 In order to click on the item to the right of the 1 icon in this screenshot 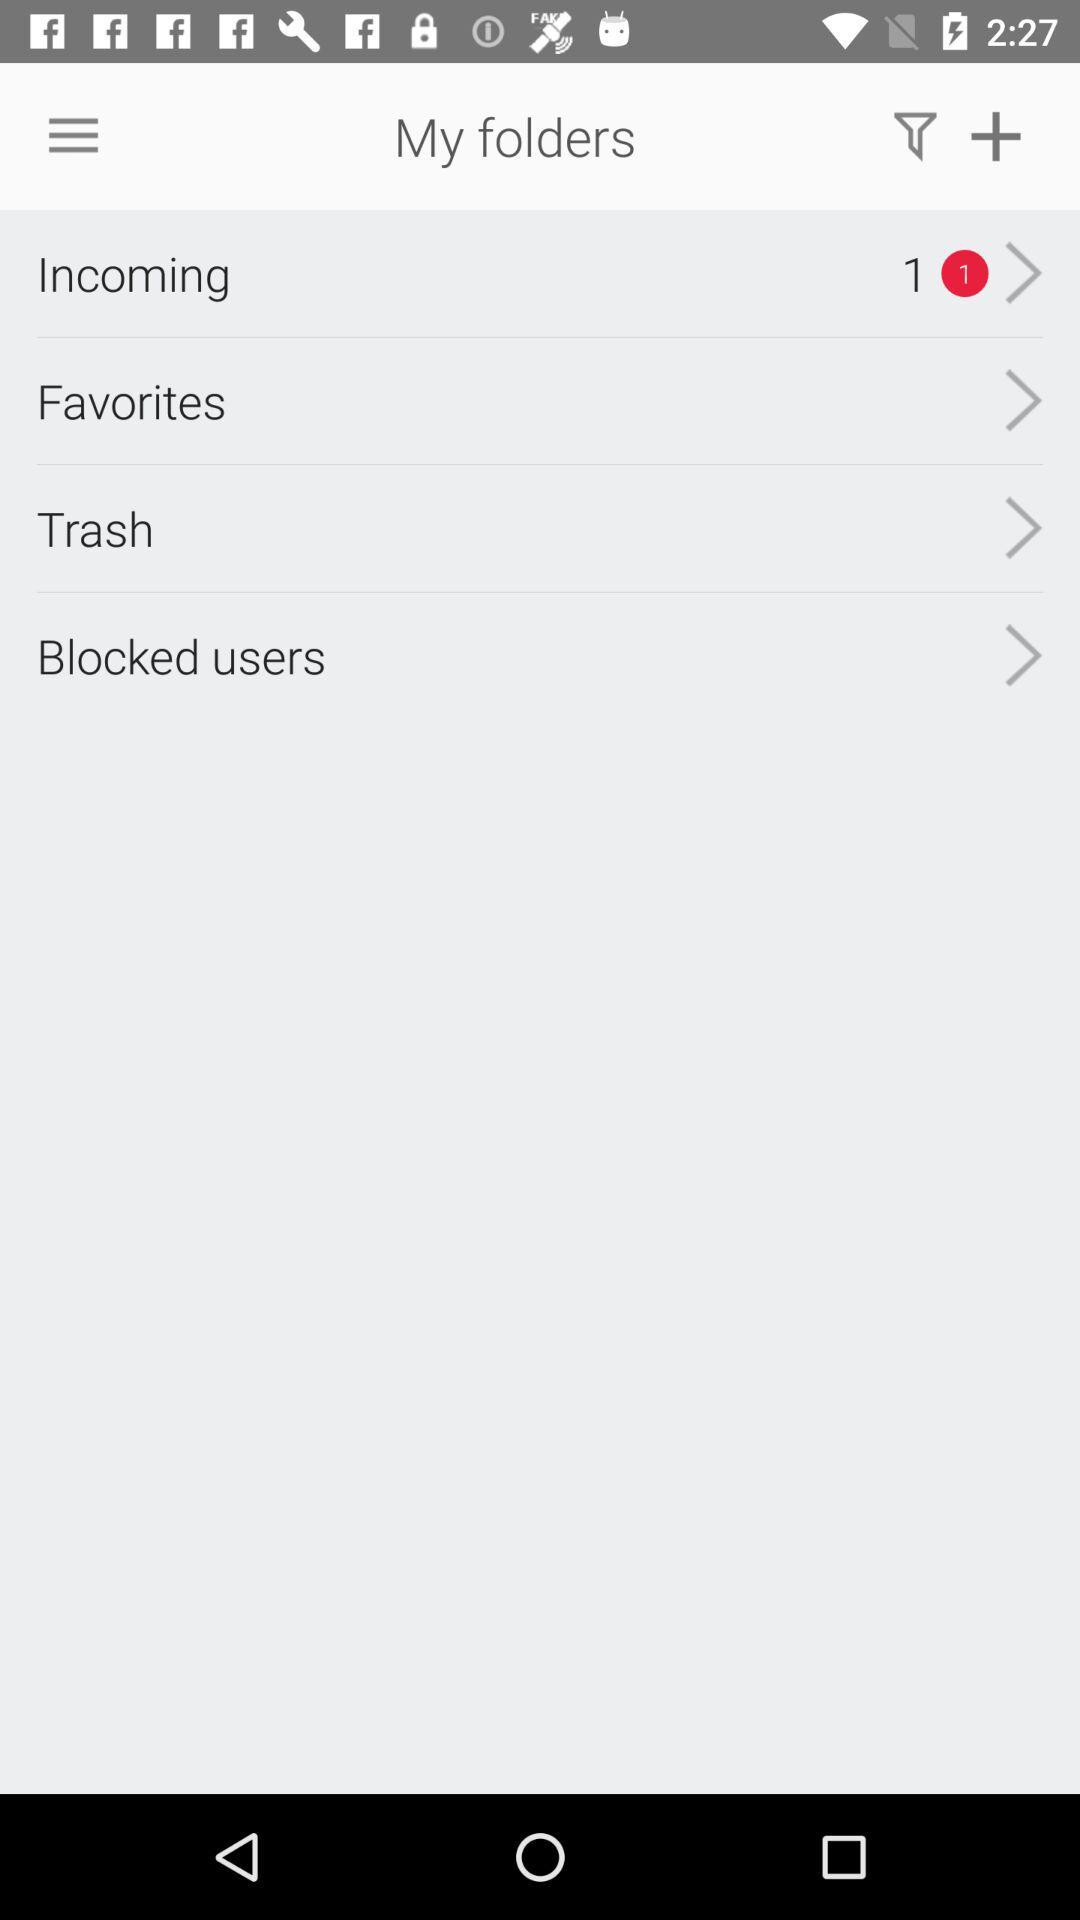, I will do `click(1023, 272)`.